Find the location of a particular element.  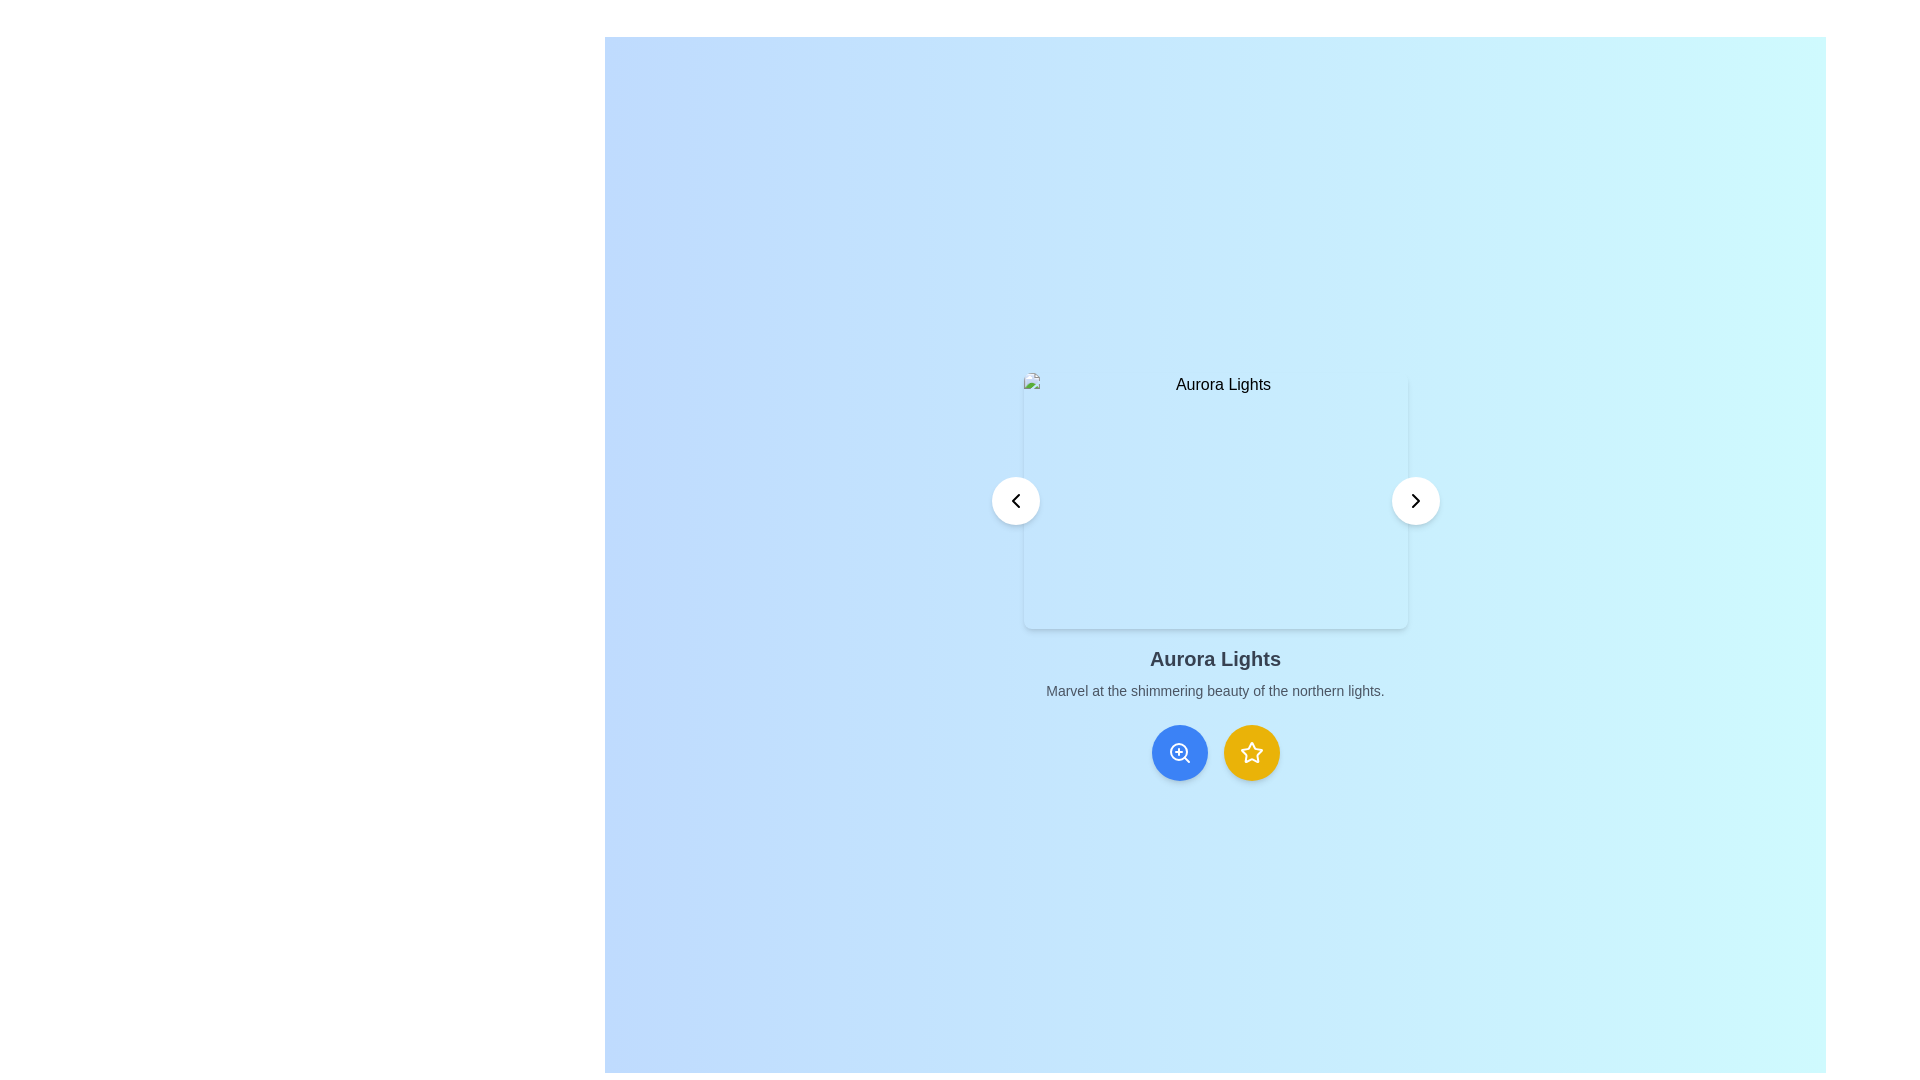

the circular button with a blue background and white magnifying glass icon is located at coordinates (1179, 752).